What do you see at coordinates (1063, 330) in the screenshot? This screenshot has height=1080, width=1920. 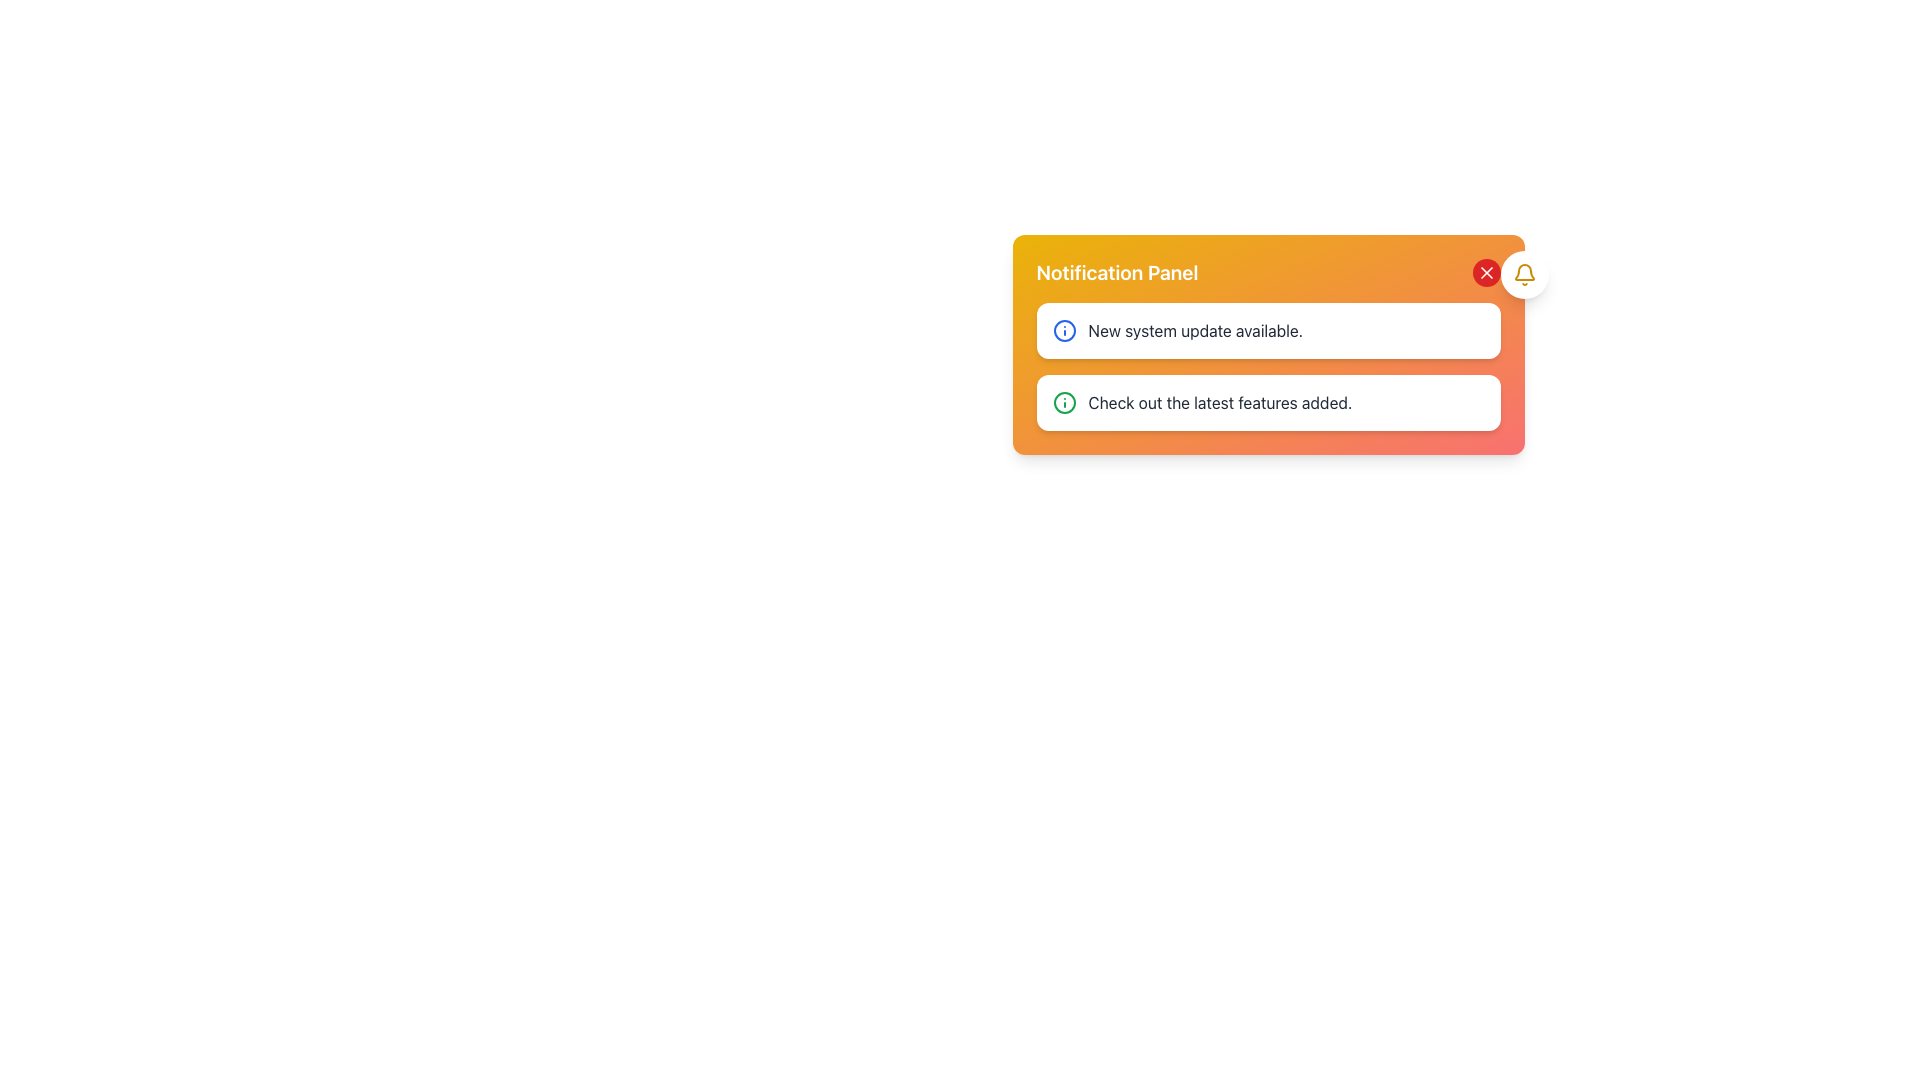 I see `the circular blue informational icon located in the notification panel, which is situated to the left of the text 'New system update available'` at bounding box center [1063, 330].